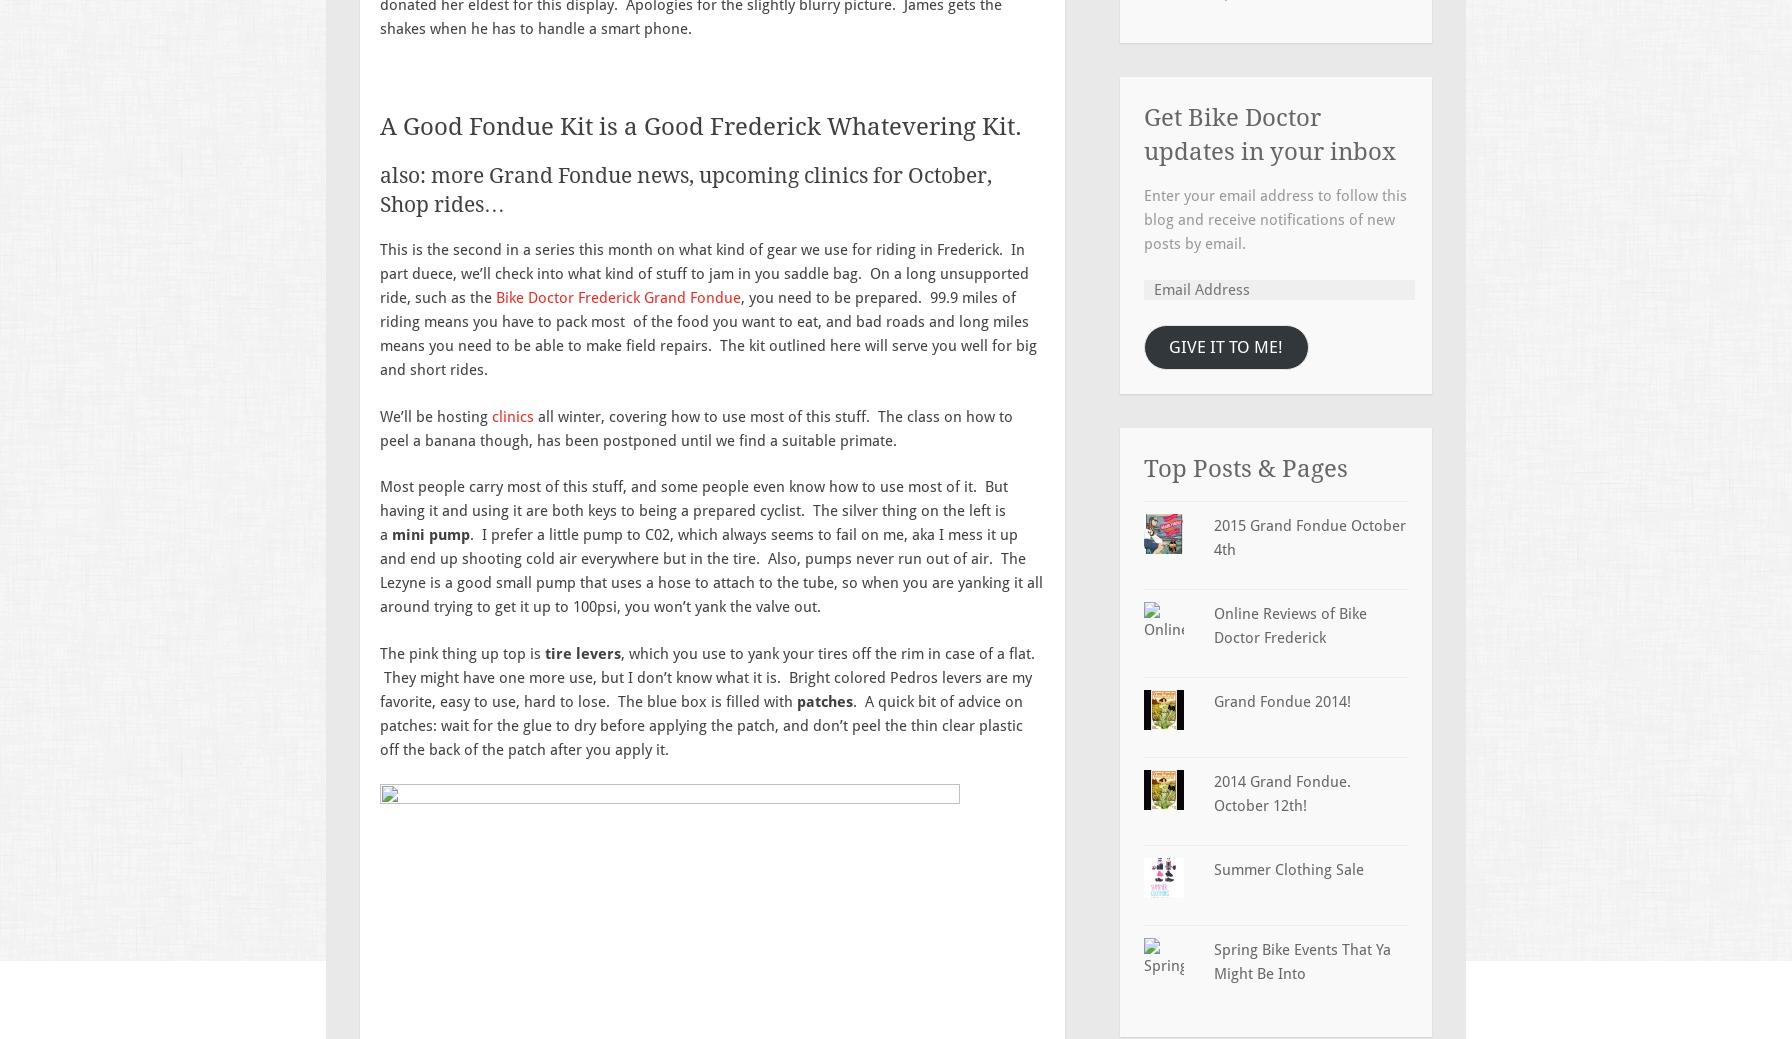  I want to click on 'mini pump', so click(429, 534).